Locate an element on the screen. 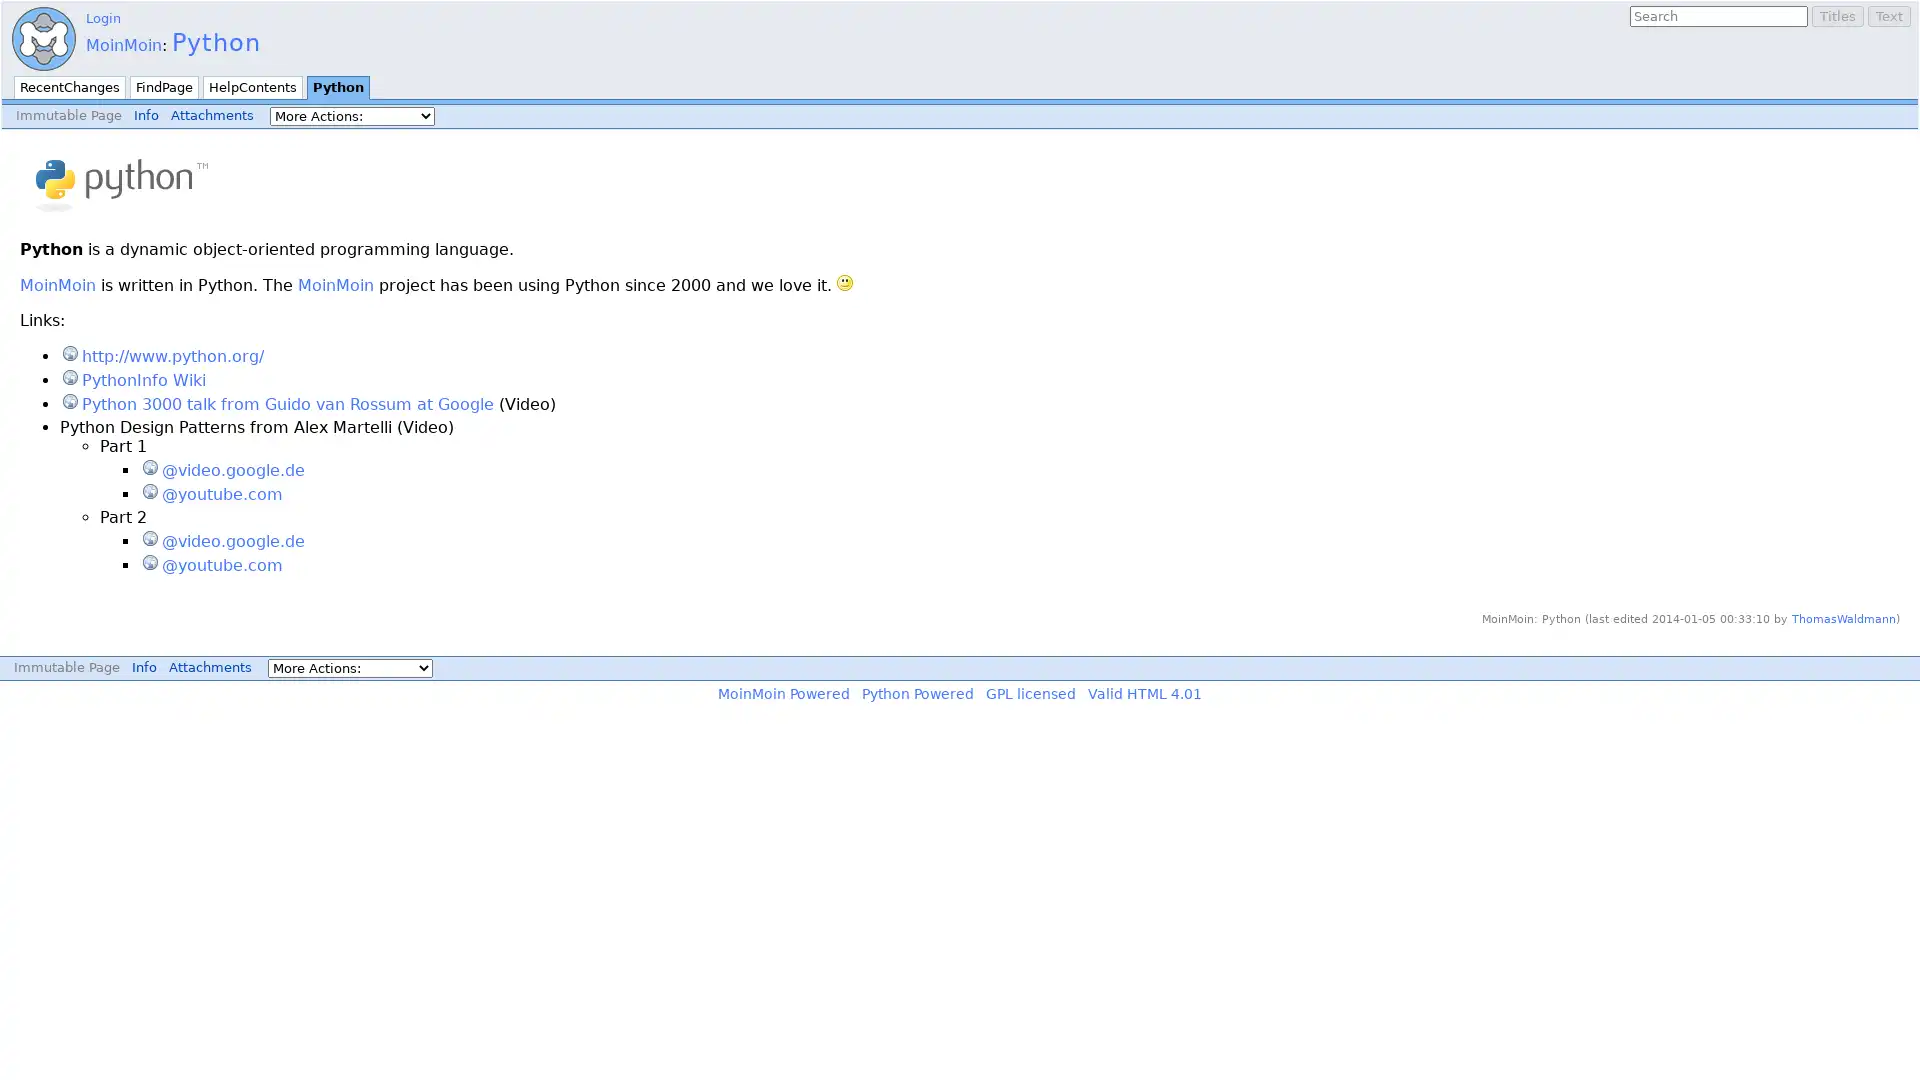 The height and width of the screenshot is (1080, 1920). Text is located at coordinates (1888, 16).